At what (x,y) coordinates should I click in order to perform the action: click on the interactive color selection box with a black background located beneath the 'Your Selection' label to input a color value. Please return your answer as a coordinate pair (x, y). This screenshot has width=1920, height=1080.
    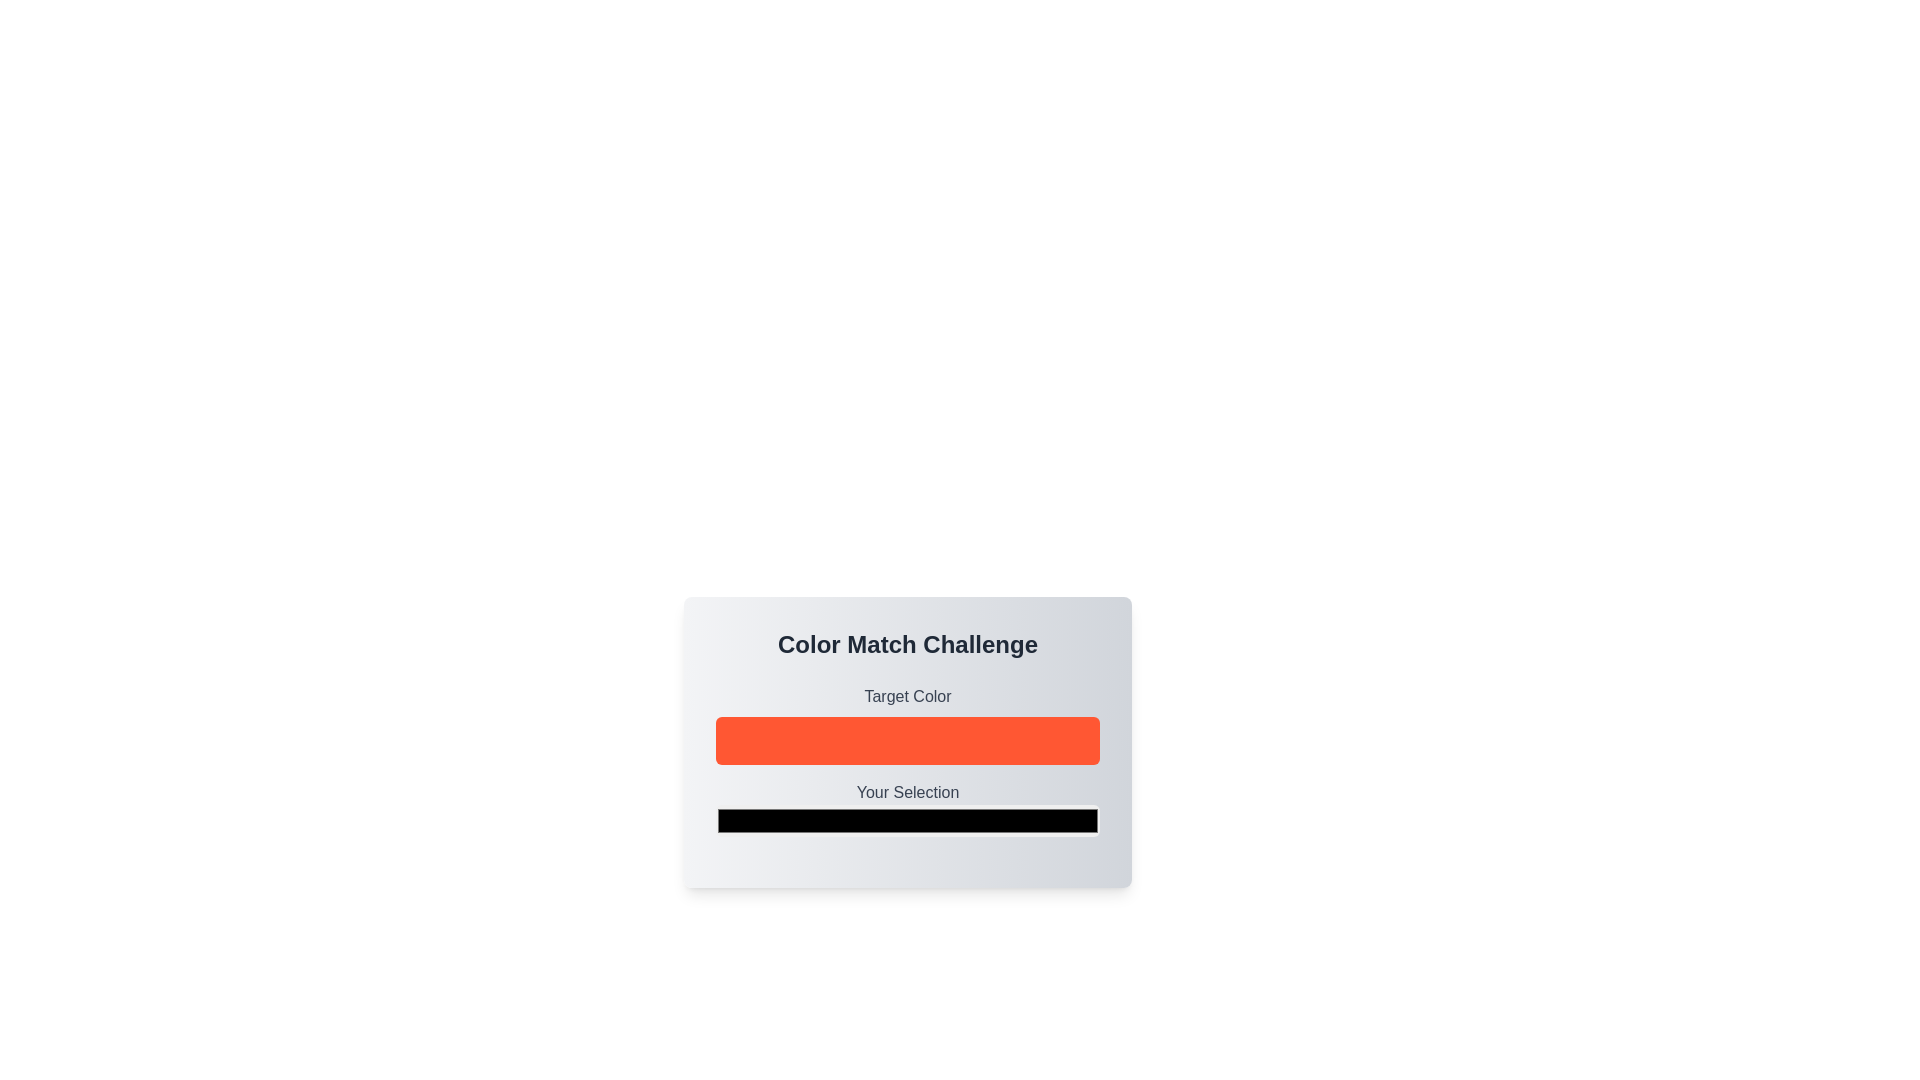
    Looking at the image, I should click on (906, 810).